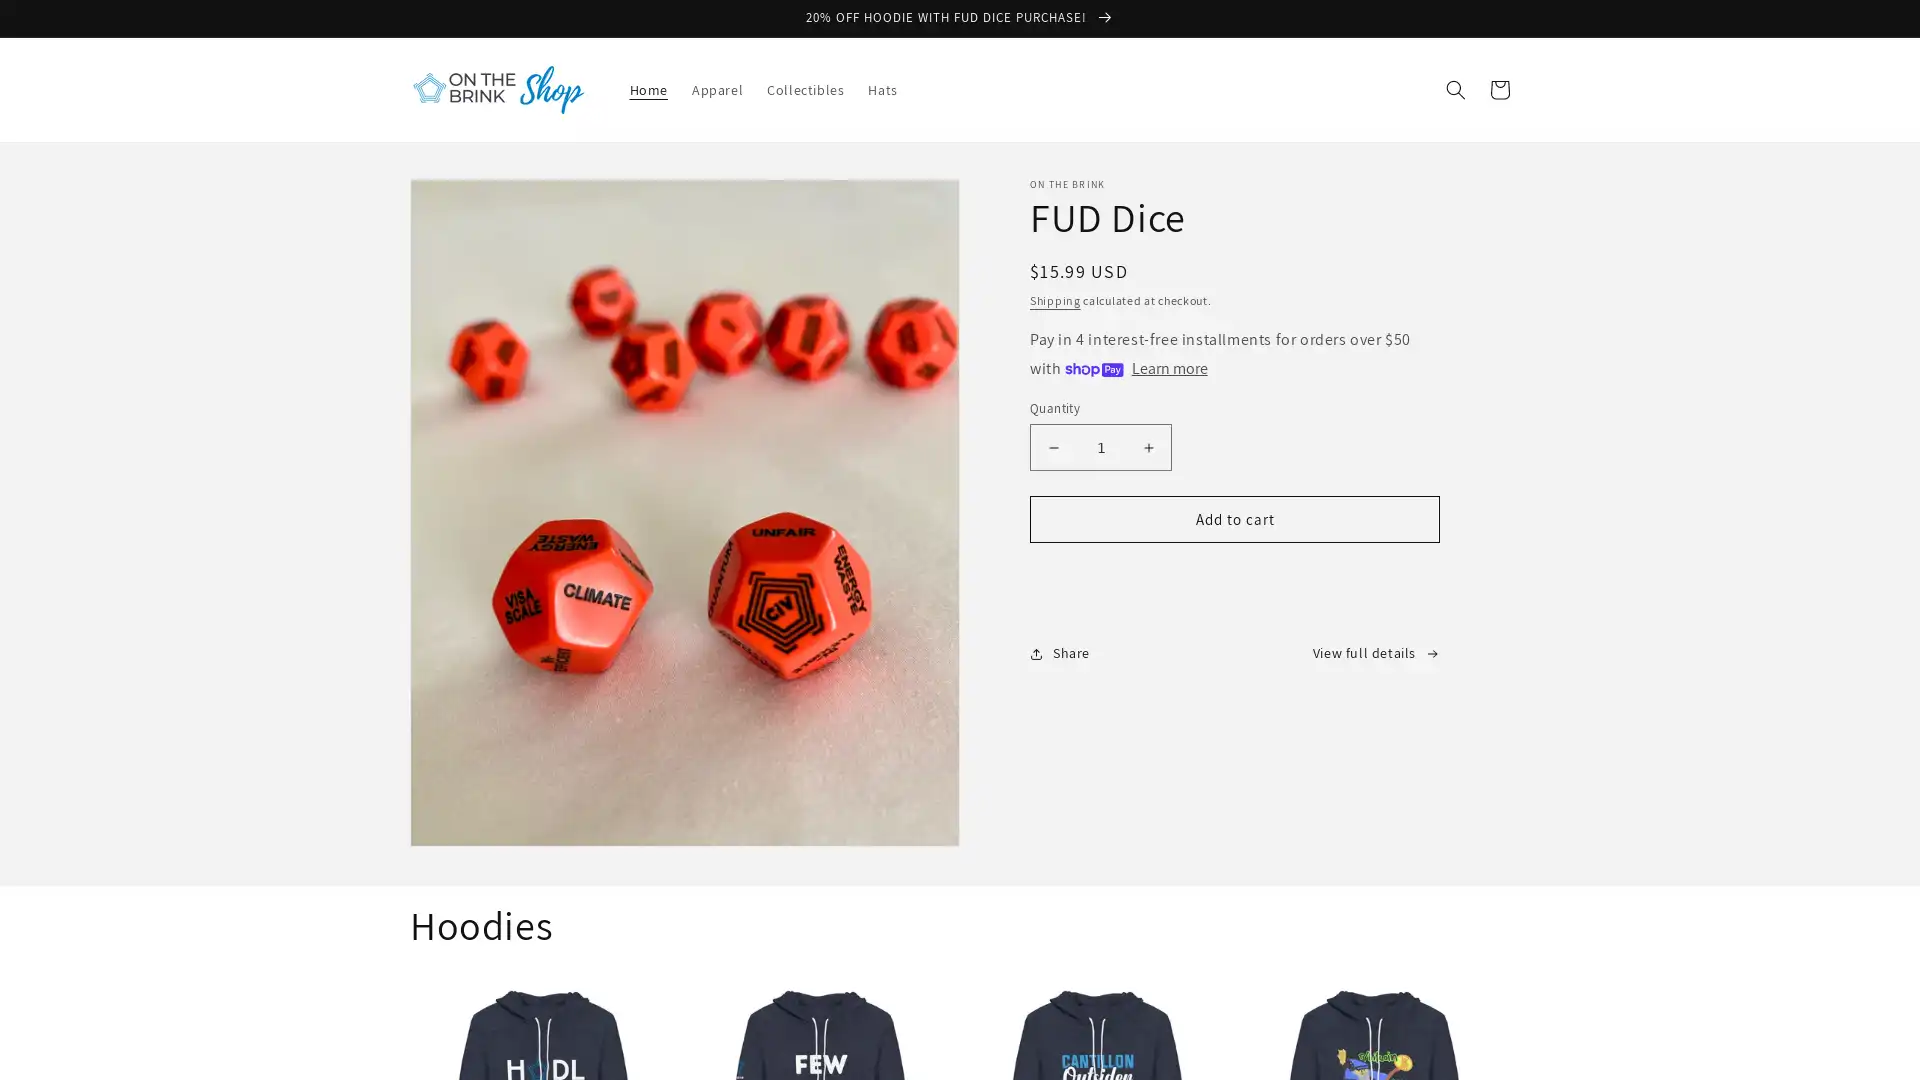 The height and width of the screenshot is (1080, 1920). I want to click on Increase quantity for FUD Dice, so click(1148, 446).